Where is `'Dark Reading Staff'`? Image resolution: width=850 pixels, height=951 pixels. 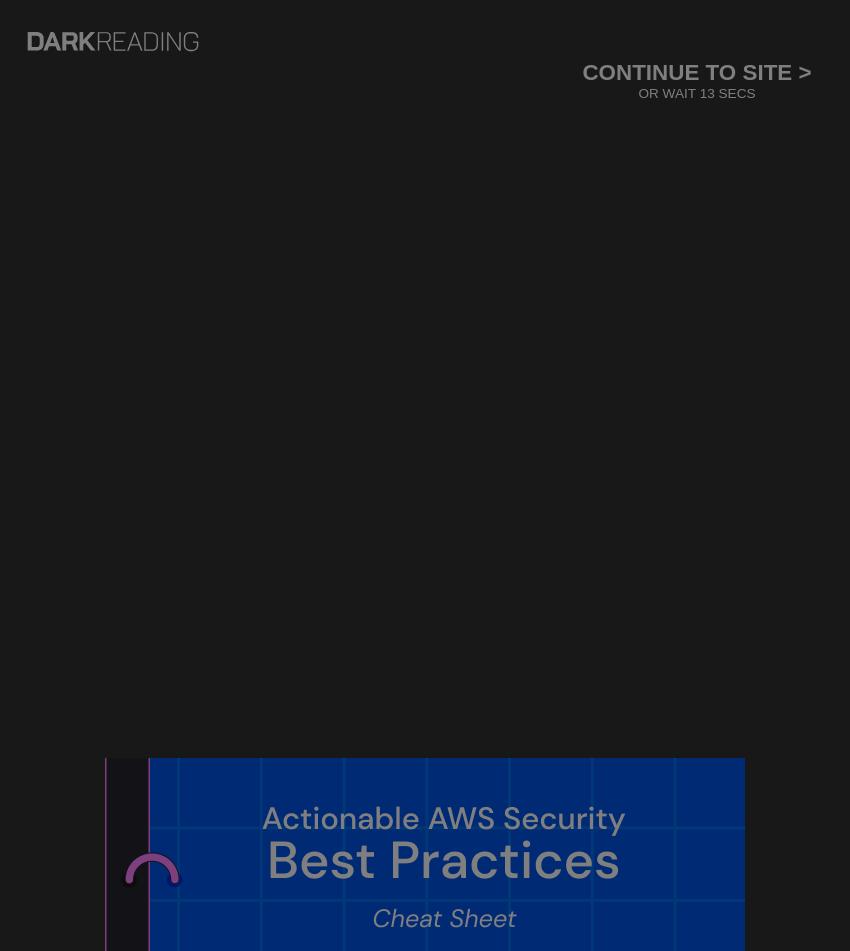 'Dark Reading Staff' is located at coordinates (139, 536).